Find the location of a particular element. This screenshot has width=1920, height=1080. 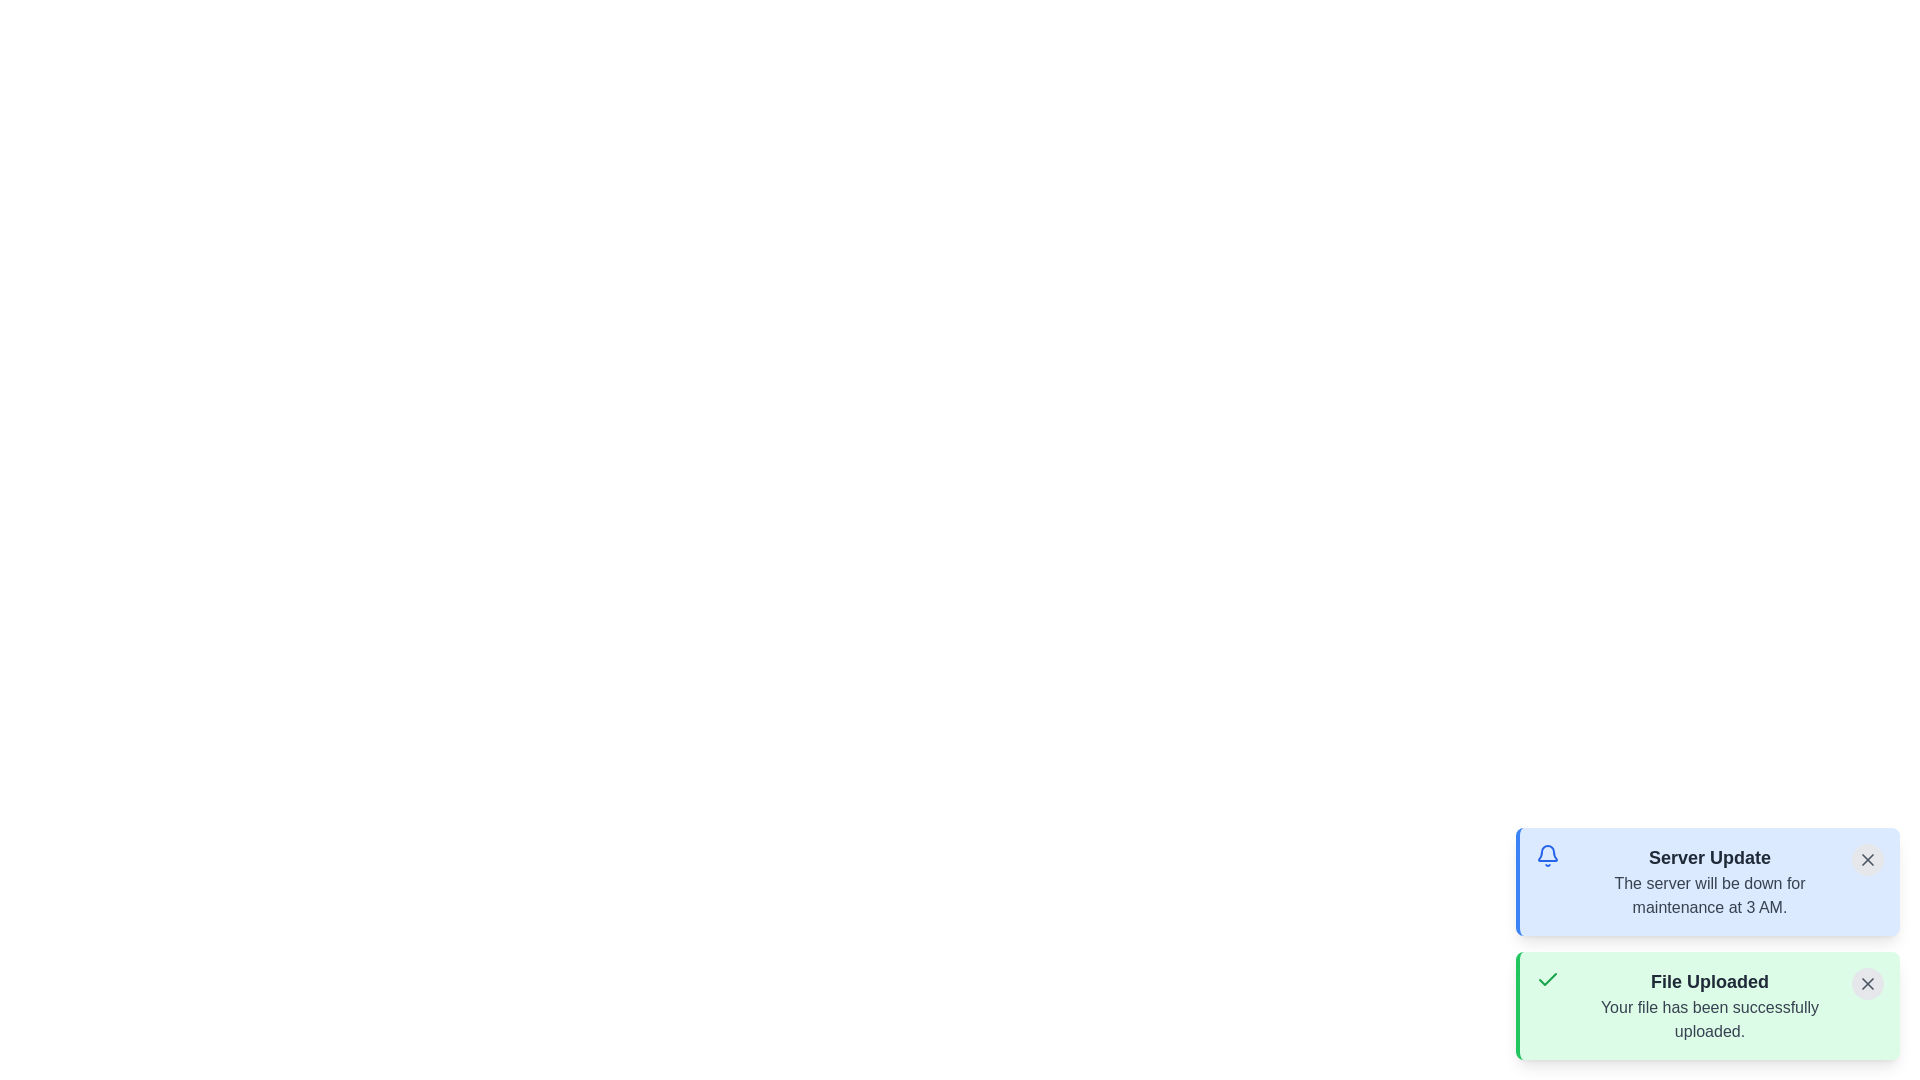

the green checkmark icon located at the top-left corner of the 'File Uploaded' green notification card, indicating successful completion is located at coordinates (1547, 978).